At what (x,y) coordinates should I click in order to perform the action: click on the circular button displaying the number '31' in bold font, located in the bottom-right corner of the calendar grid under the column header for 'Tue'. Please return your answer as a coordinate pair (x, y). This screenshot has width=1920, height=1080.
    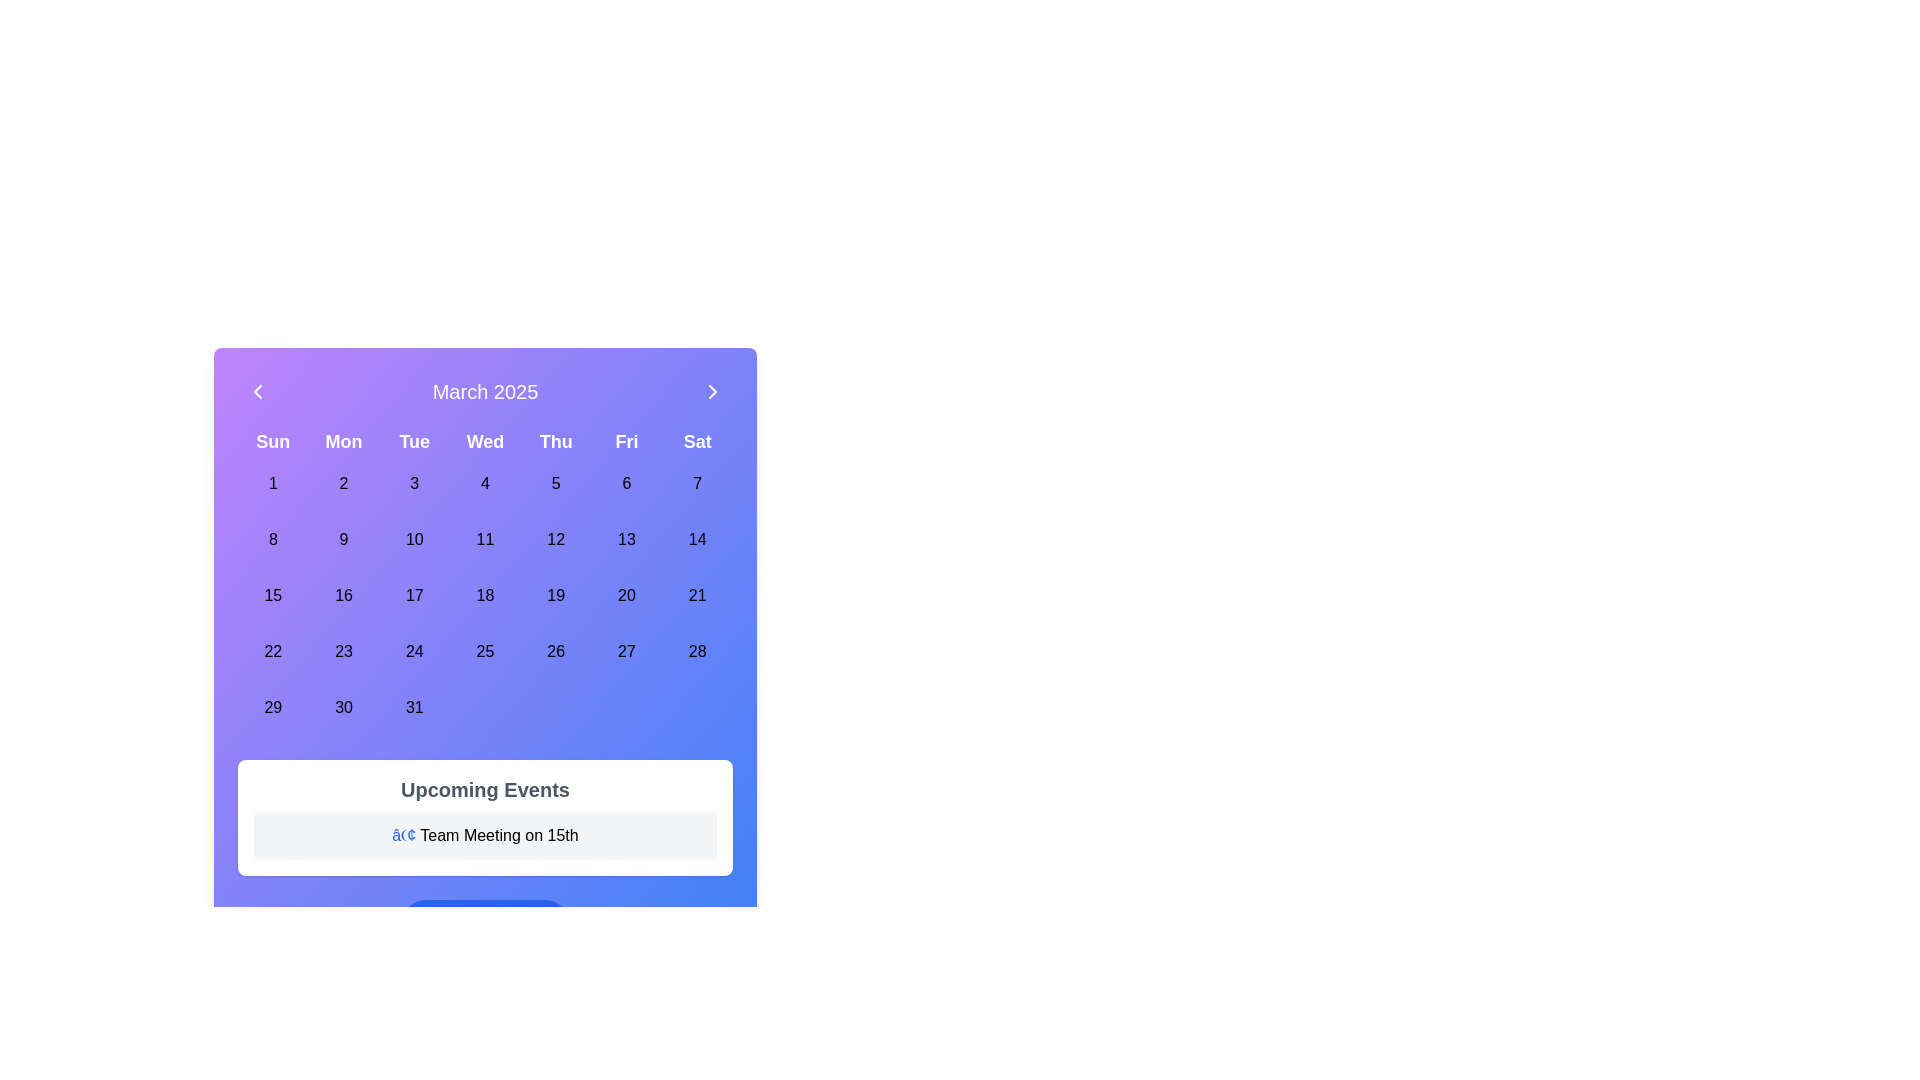
    Looking at the image, I should click on (413, 707).